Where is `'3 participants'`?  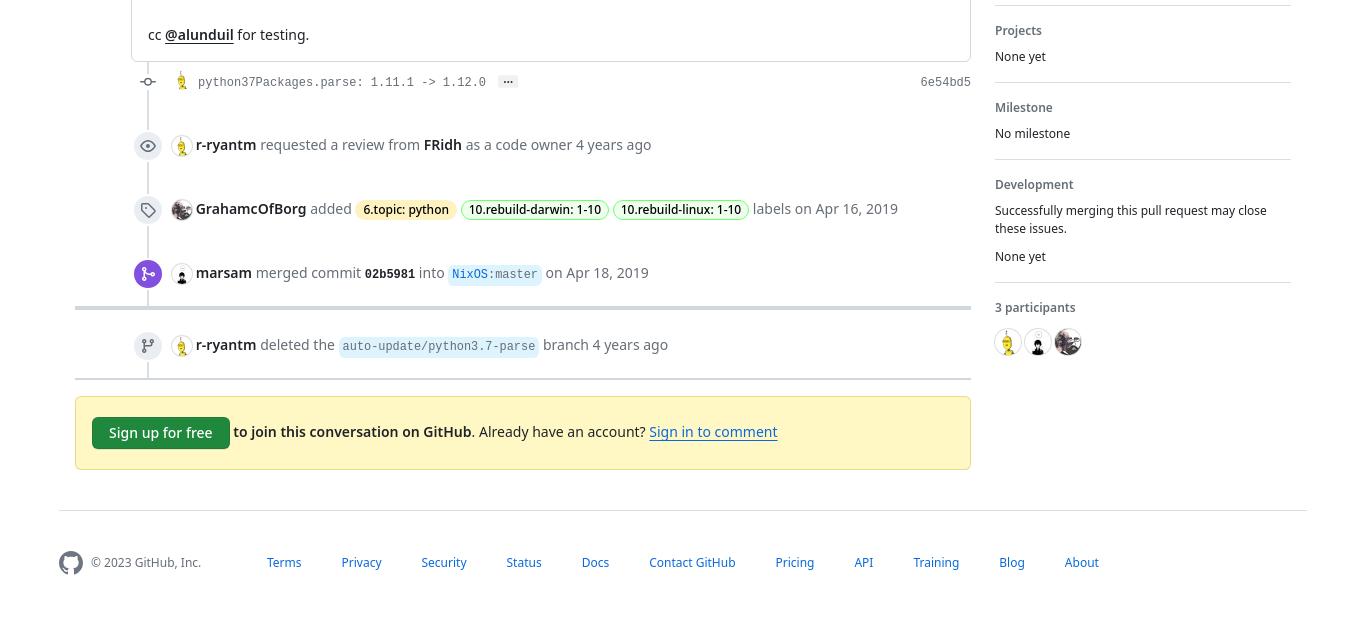
'3 participants' is located at coordinates (1034, 307).